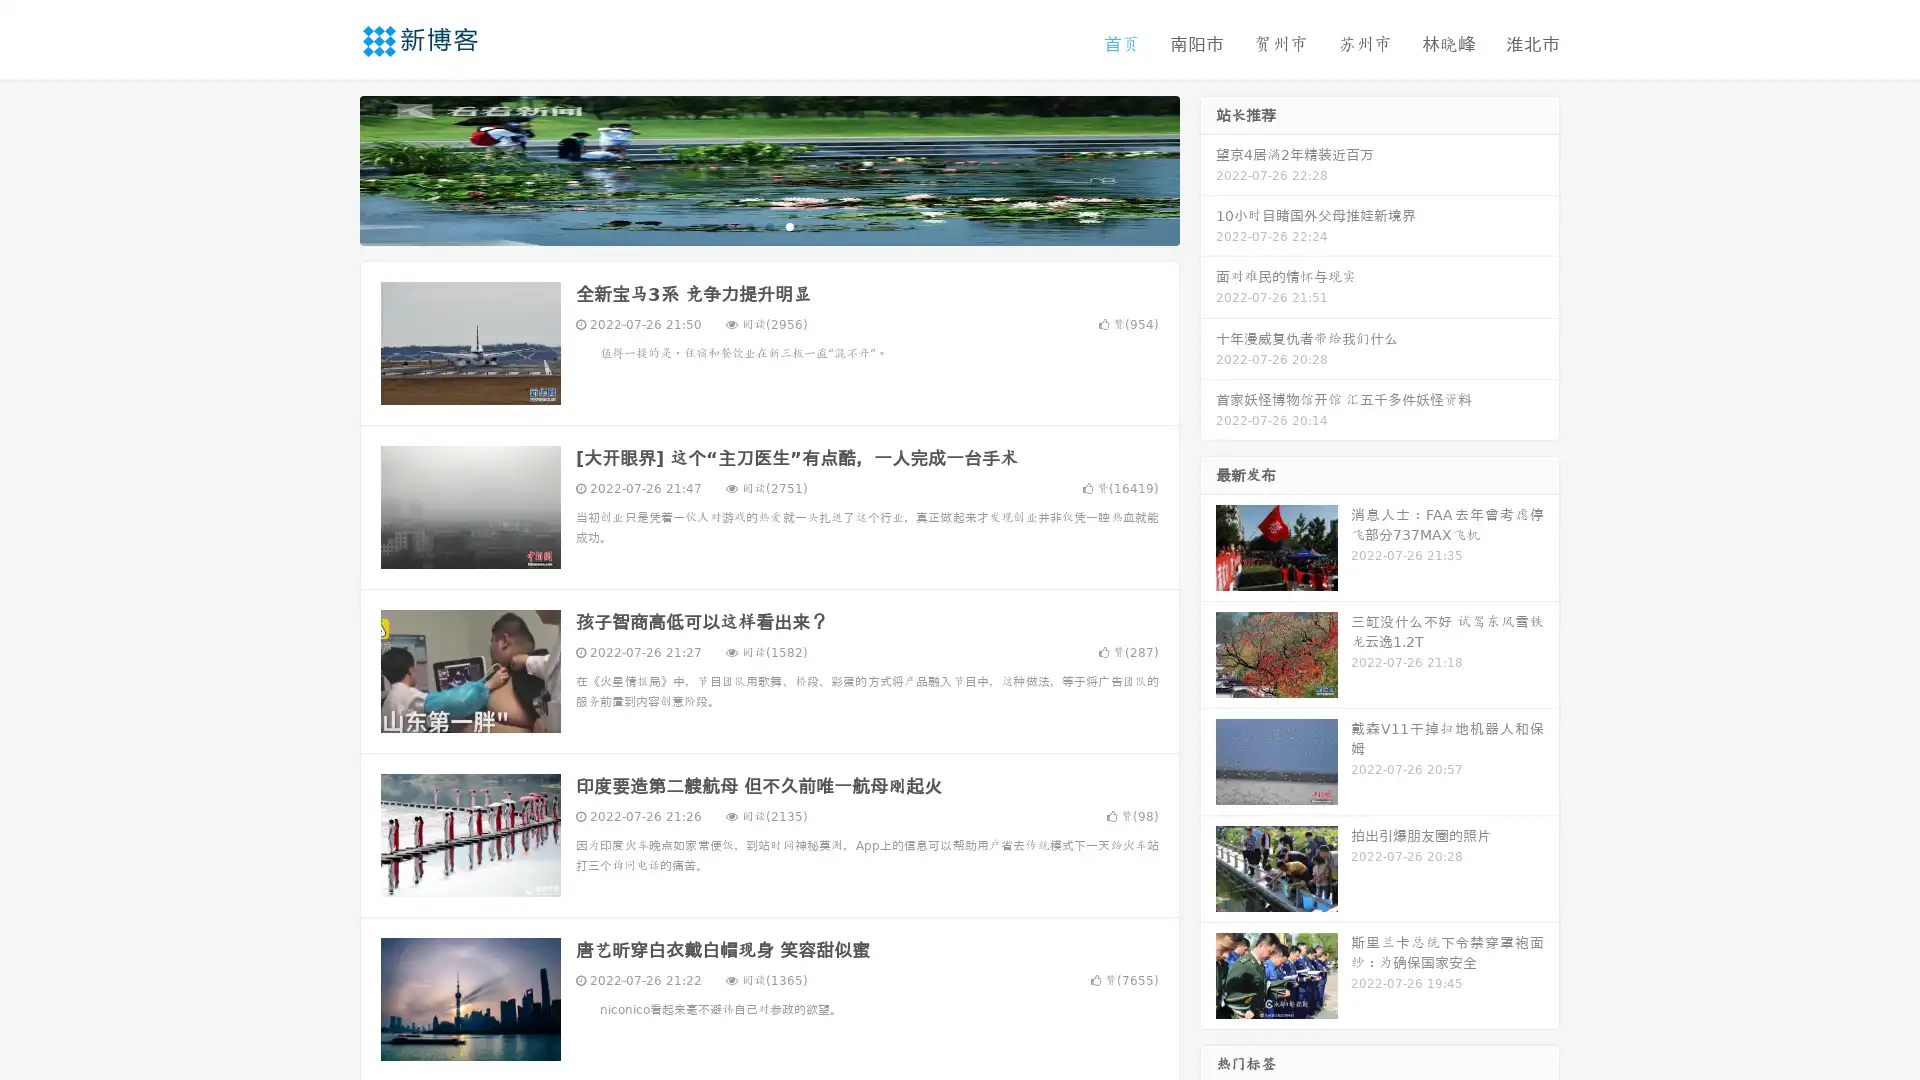  What do you see at coordinates (1208, 168) in the screenshot?
I see `Next slide` at bounding box center [1208, 168].